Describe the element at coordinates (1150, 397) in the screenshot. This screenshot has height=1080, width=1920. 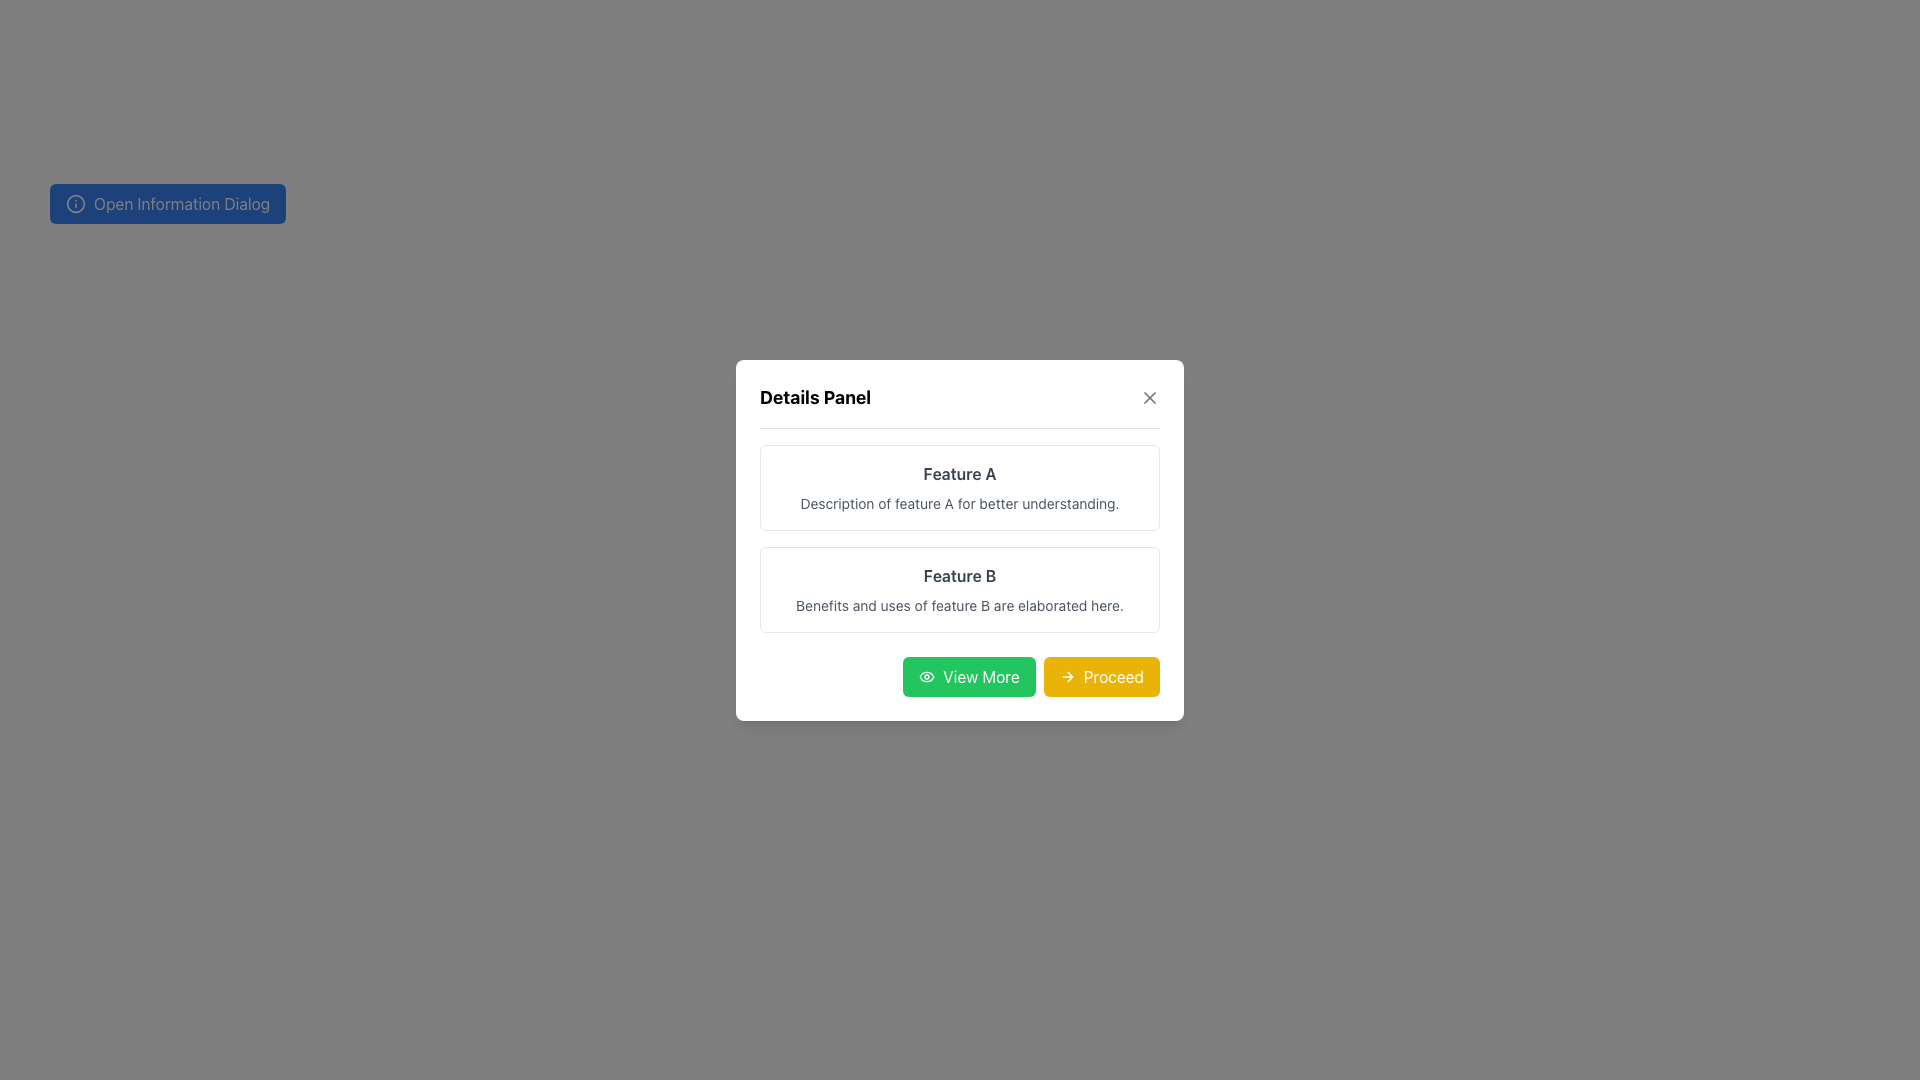
I see `the close icon located in the upper-right corner of the 'Details Panel' modal dialog` at that location.